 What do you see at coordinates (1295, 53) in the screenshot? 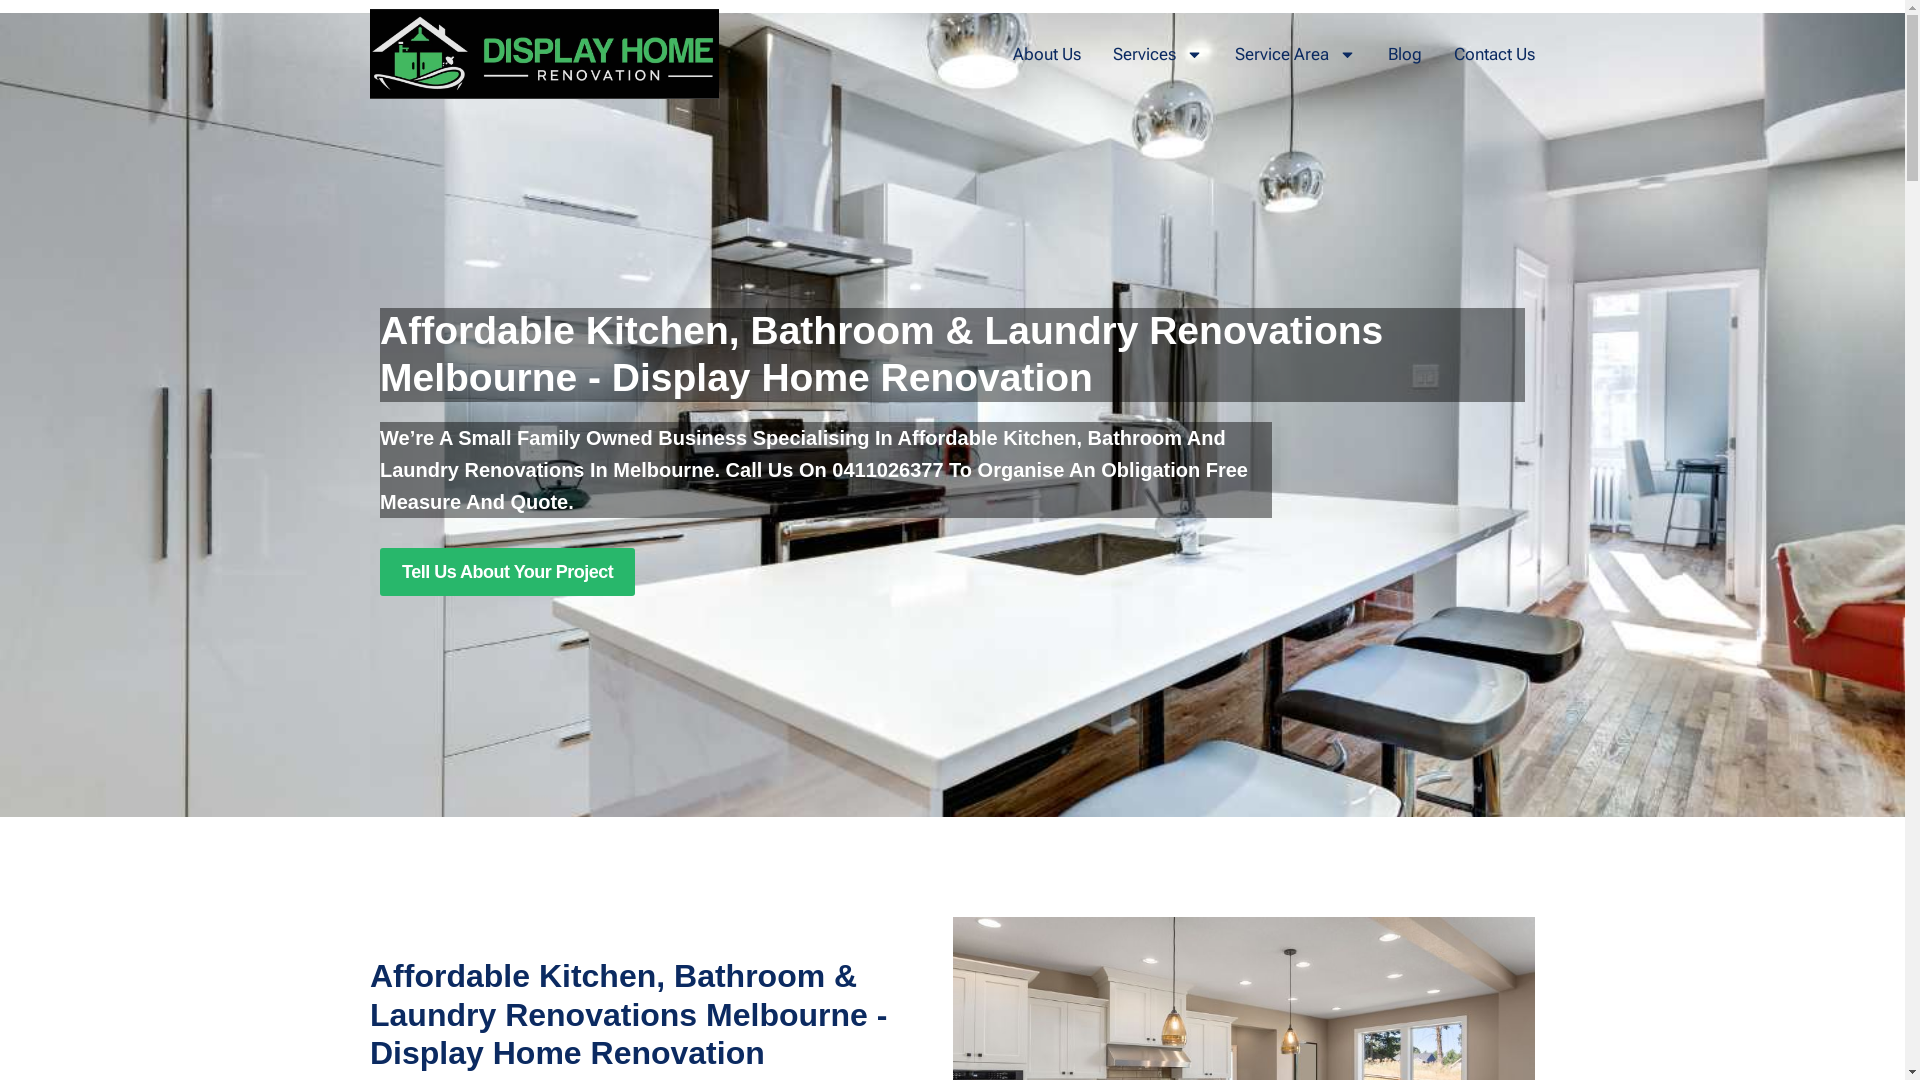
I see `'Service Area'` at bounding box center [1295, 53].